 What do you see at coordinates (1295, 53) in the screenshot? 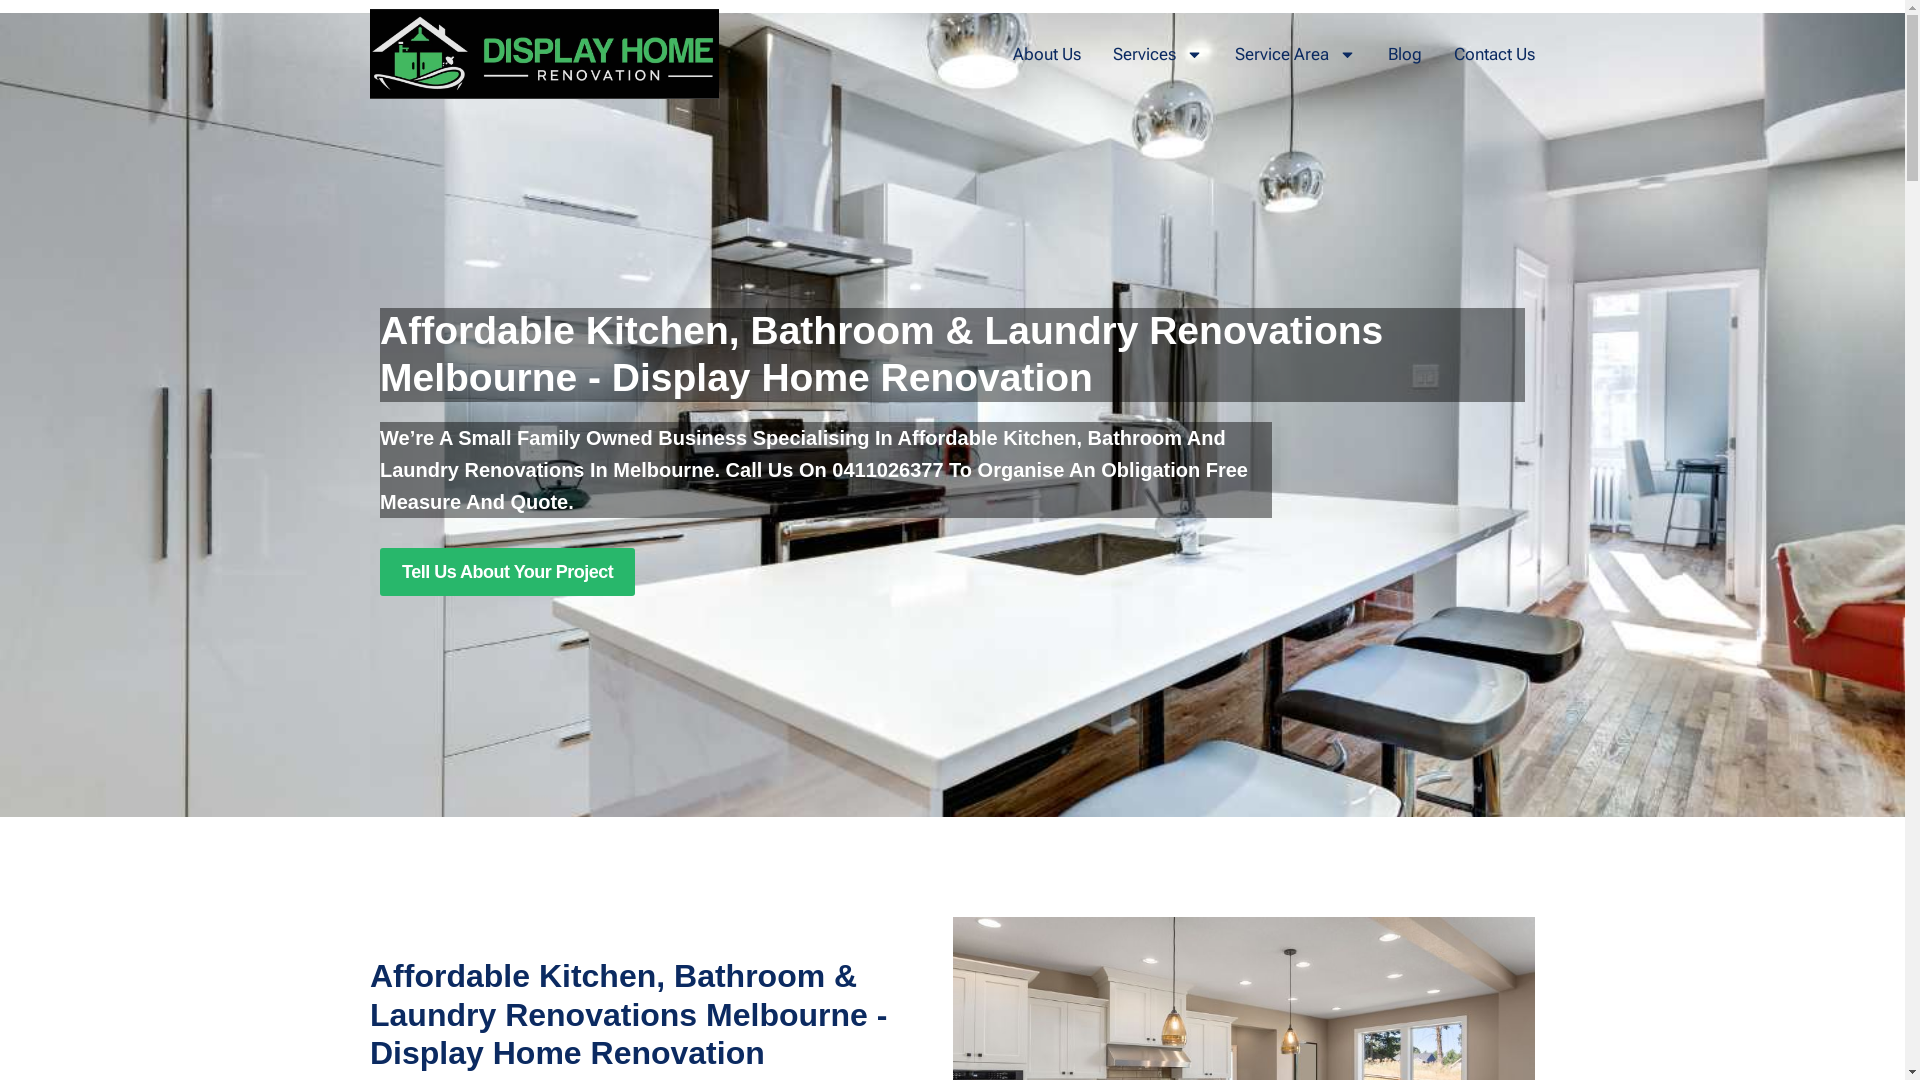
I see `'Service Area'` at bounding box center [1295, 53].